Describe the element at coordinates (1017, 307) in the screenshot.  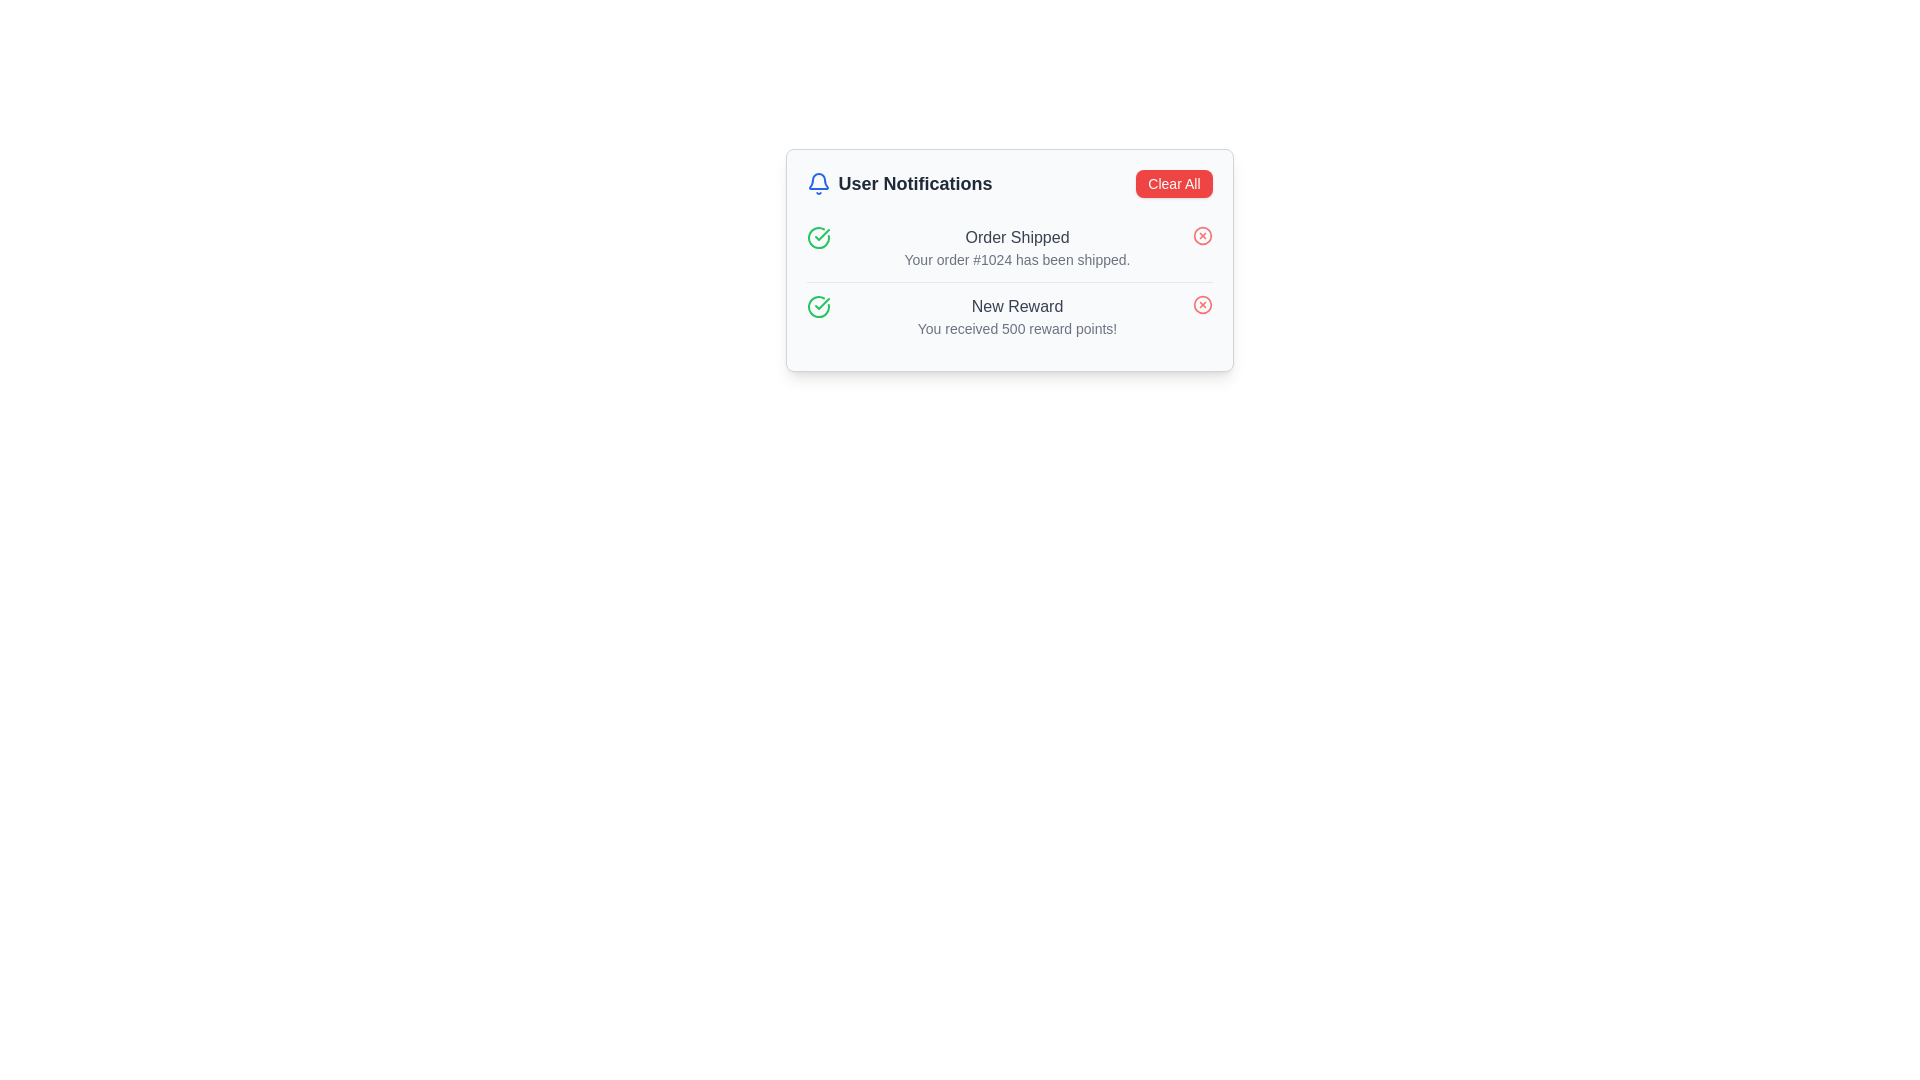
I see `the title text of the second notification card in the 'User Notifications' section, which provides a summary of the notification's purpose and is located beneath a green checkmark icon` at that location.